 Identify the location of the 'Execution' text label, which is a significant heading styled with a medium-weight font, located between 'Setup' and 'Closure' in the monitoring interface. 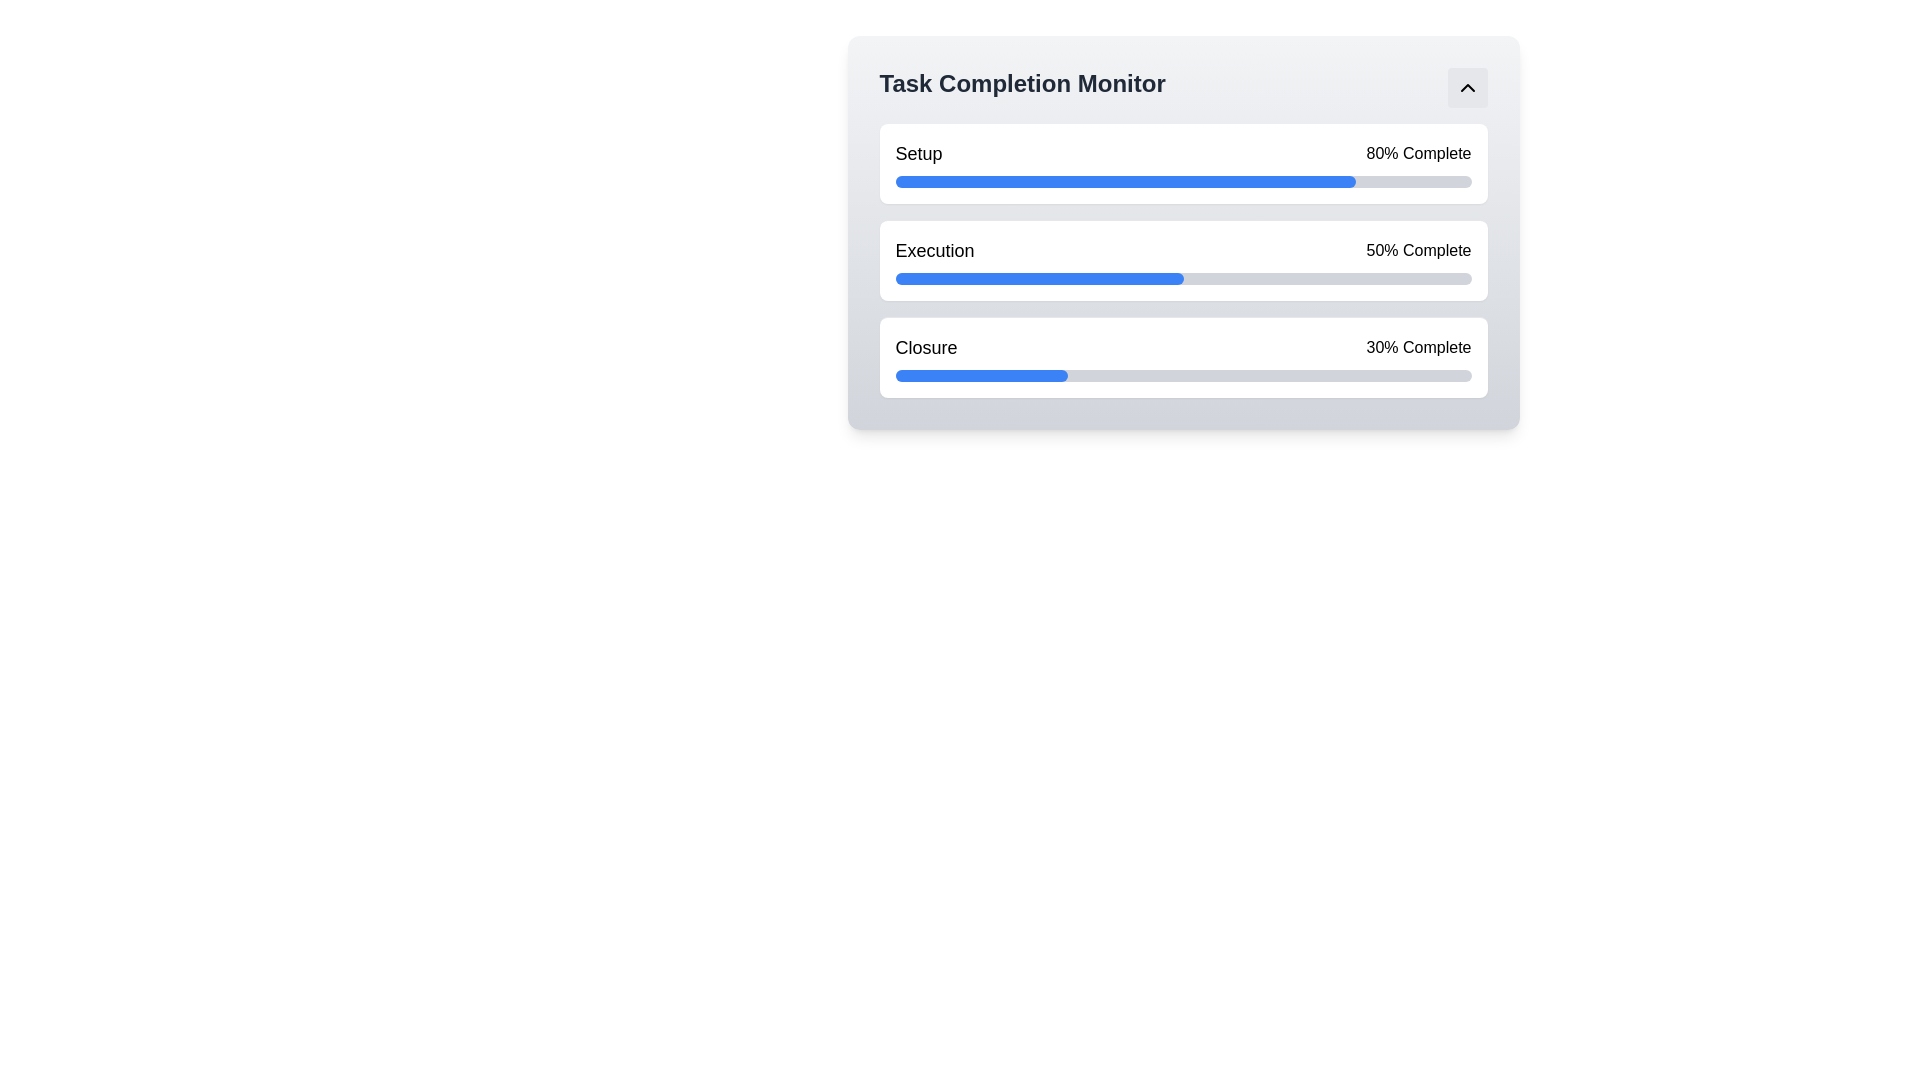
(934, 249).